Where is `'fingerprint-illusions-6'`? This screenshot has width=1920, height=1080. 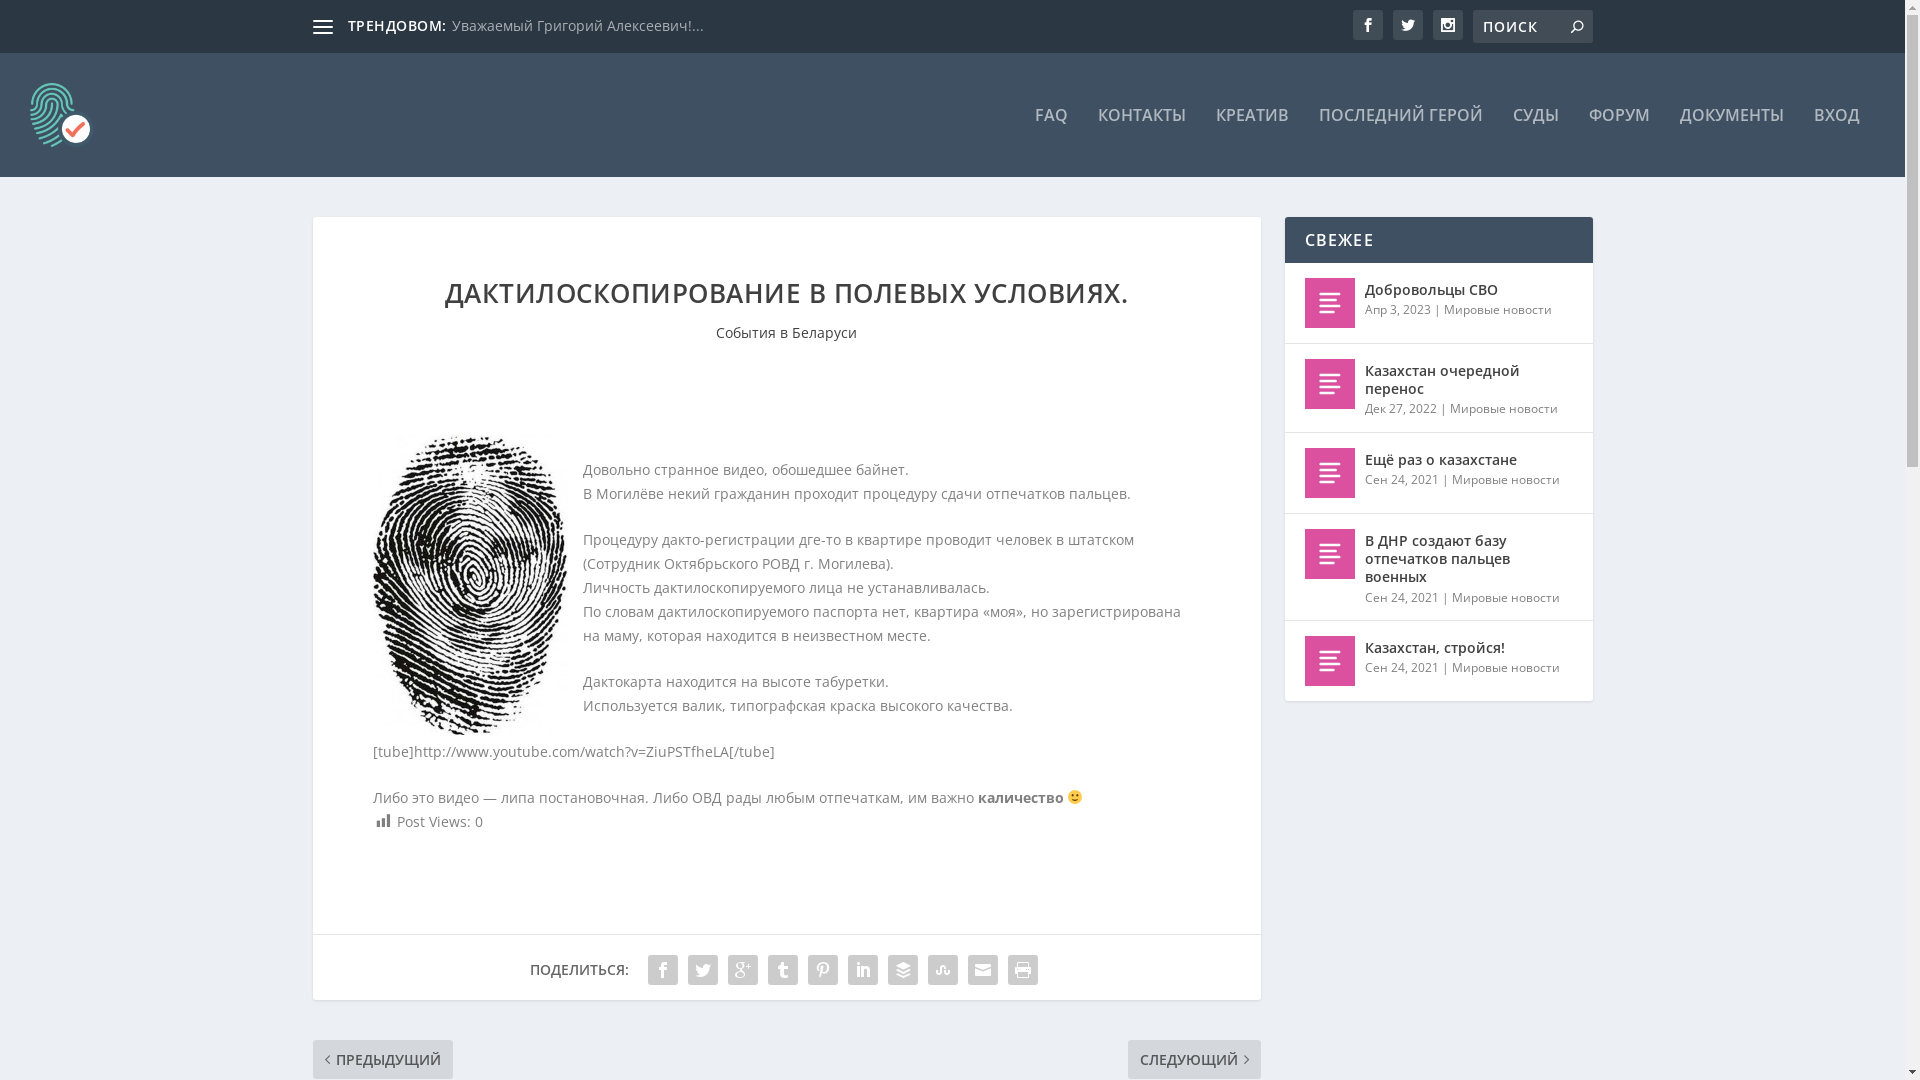
'fingerprint-illusions-6' is located at coordinates (468, 585).